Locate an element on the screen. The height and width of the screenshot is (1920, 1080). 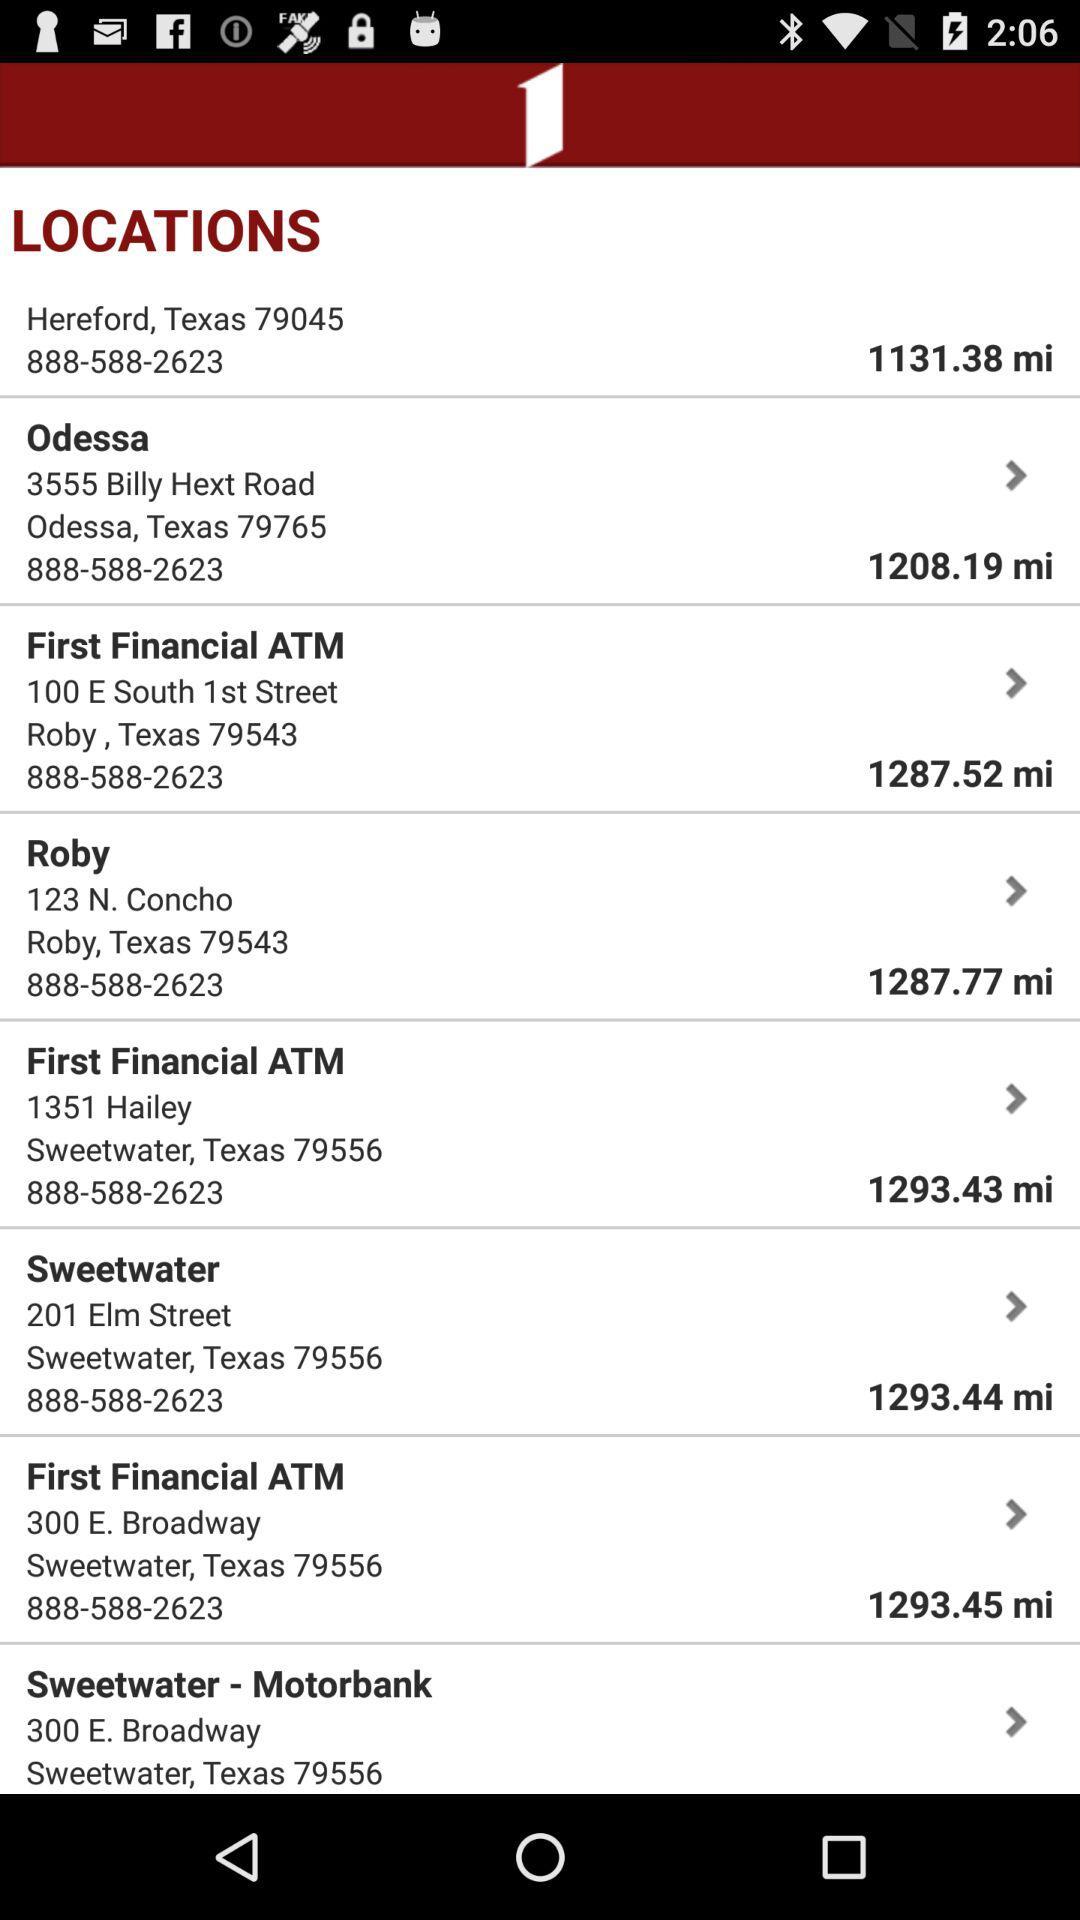
item next to the 1131.38 mi icon is located at coordinates (185, 316).